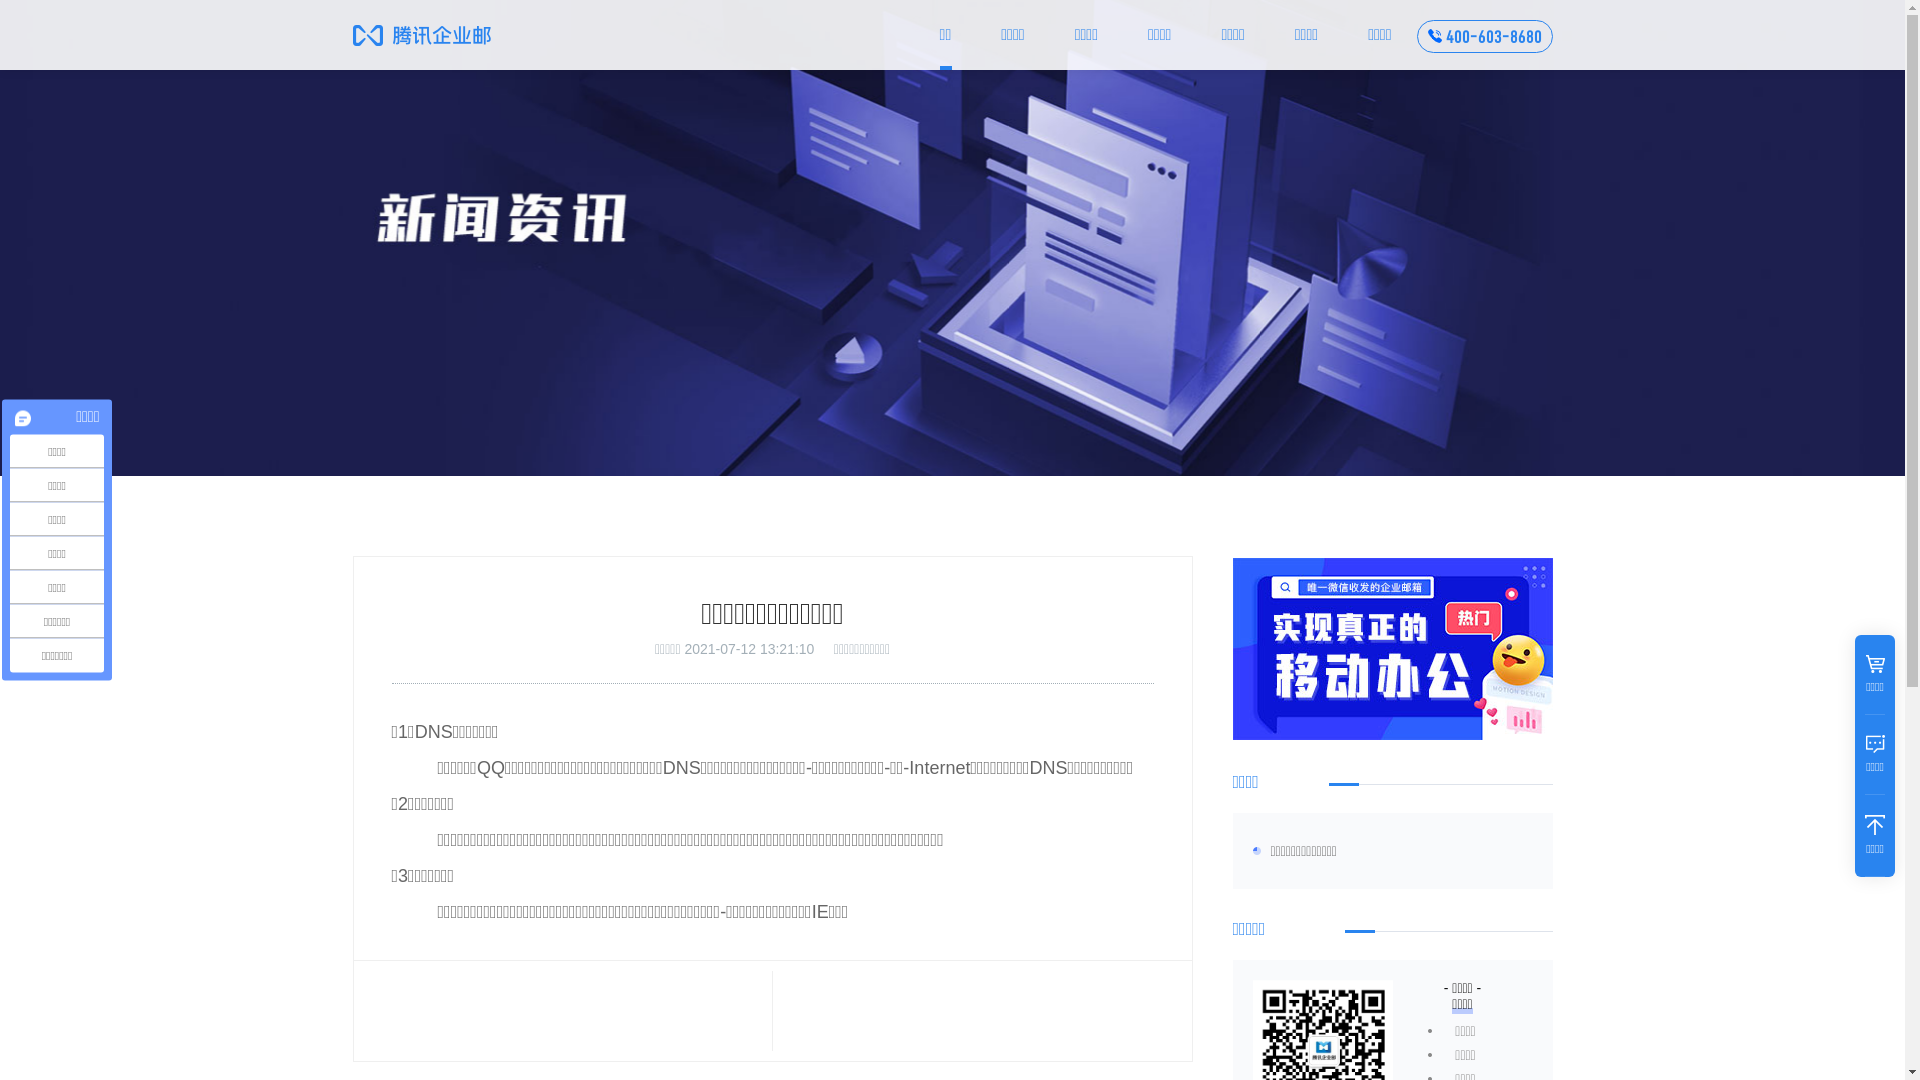  What do you see at coordinates (1493, 37) in the screenshot?
I see `'400-603-8680'` at bounding box center [1493, 37].